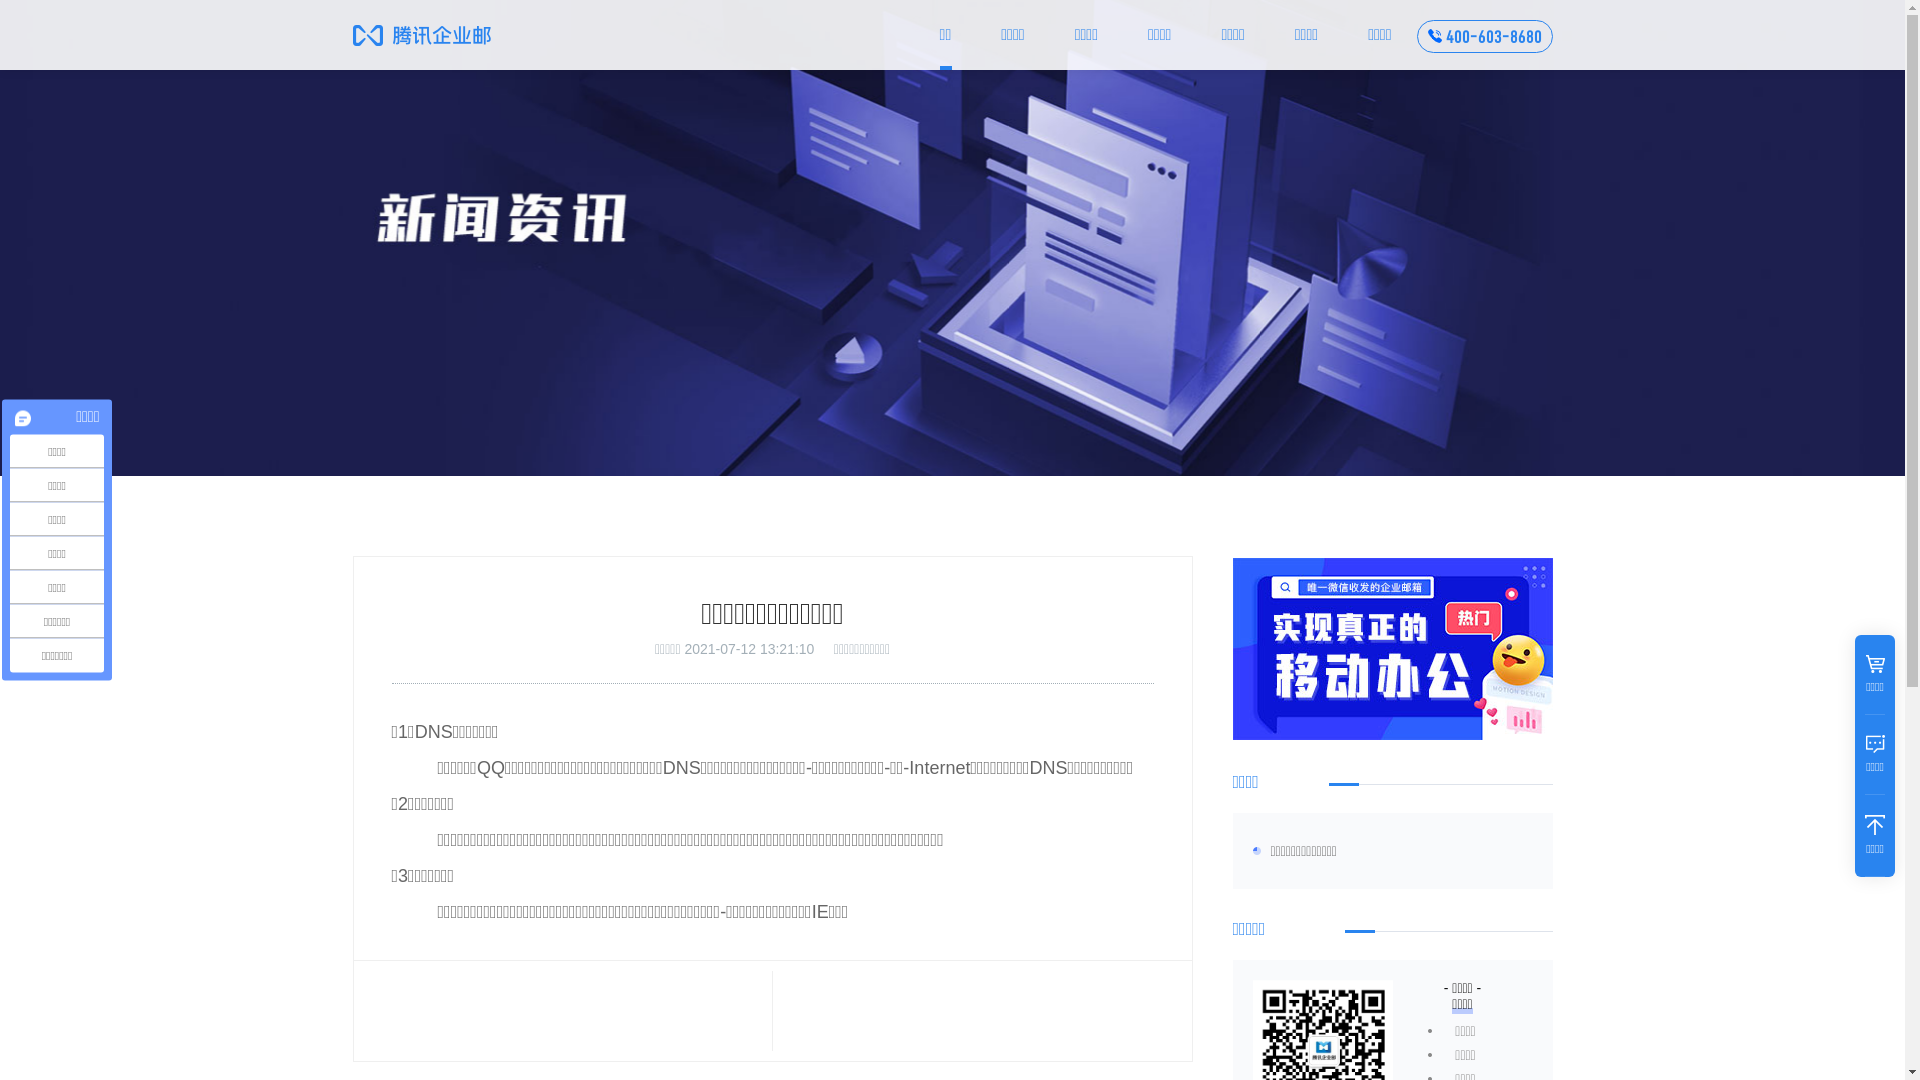  What do you see at coordinates (1493, 37) in the screenshot?
I see `'400-603-8680'` at bounding box center [1493, 37].